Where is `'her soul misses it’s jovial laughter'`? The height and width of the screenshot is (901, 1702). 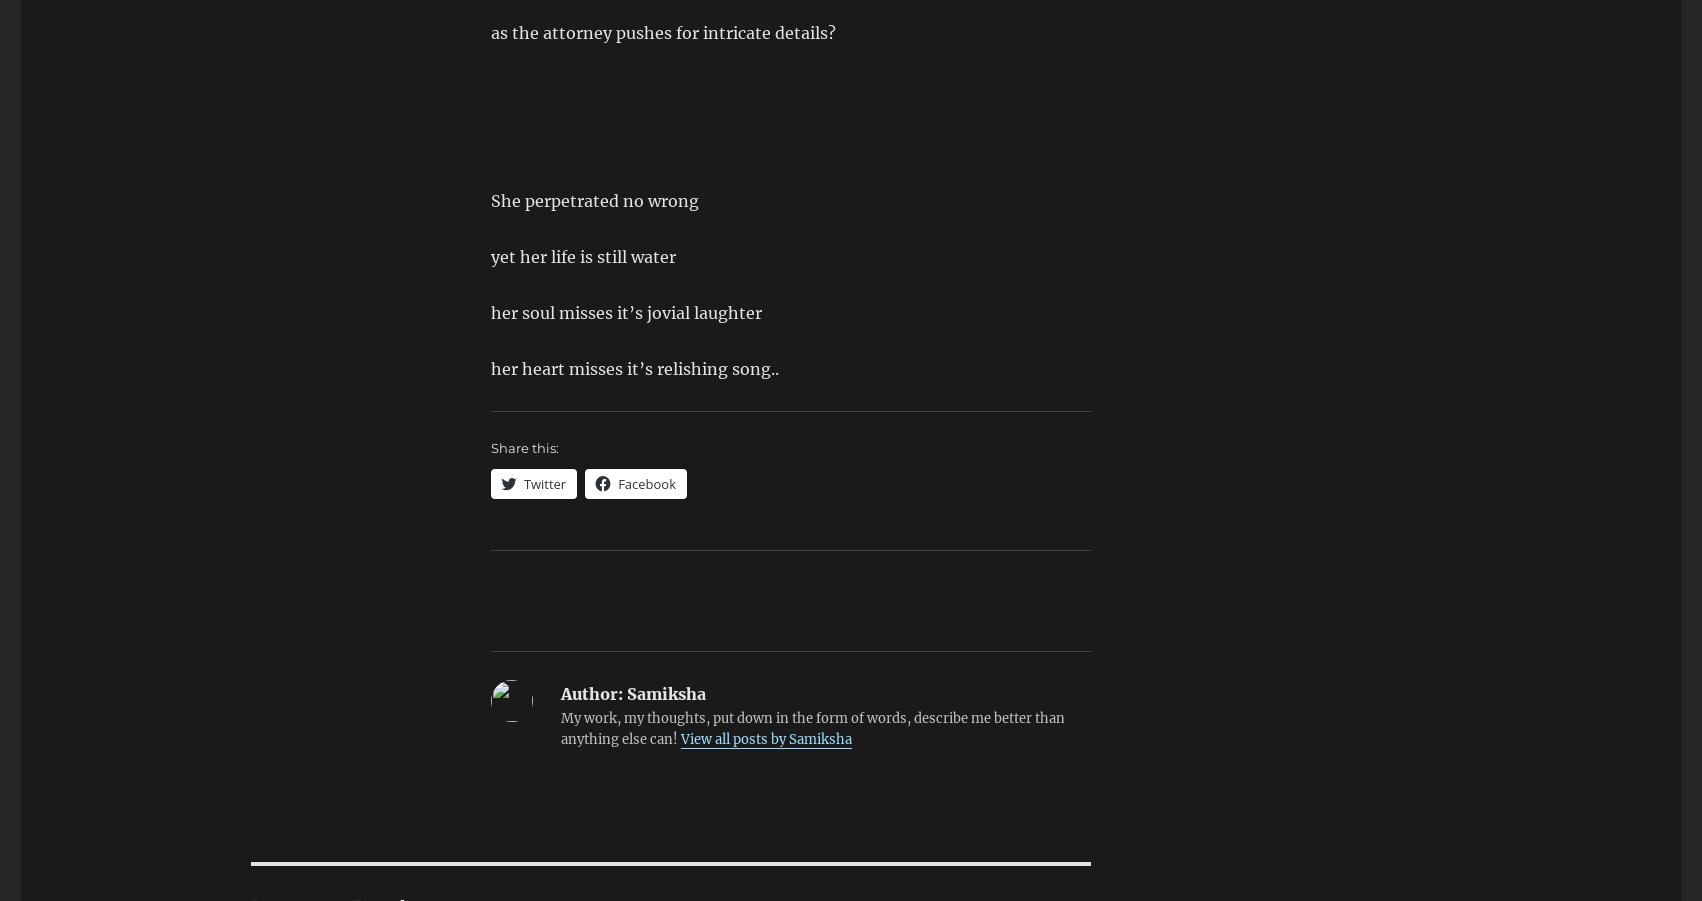 'her soul misses it’s jovial laughter' is located at coordinates (626, 313).